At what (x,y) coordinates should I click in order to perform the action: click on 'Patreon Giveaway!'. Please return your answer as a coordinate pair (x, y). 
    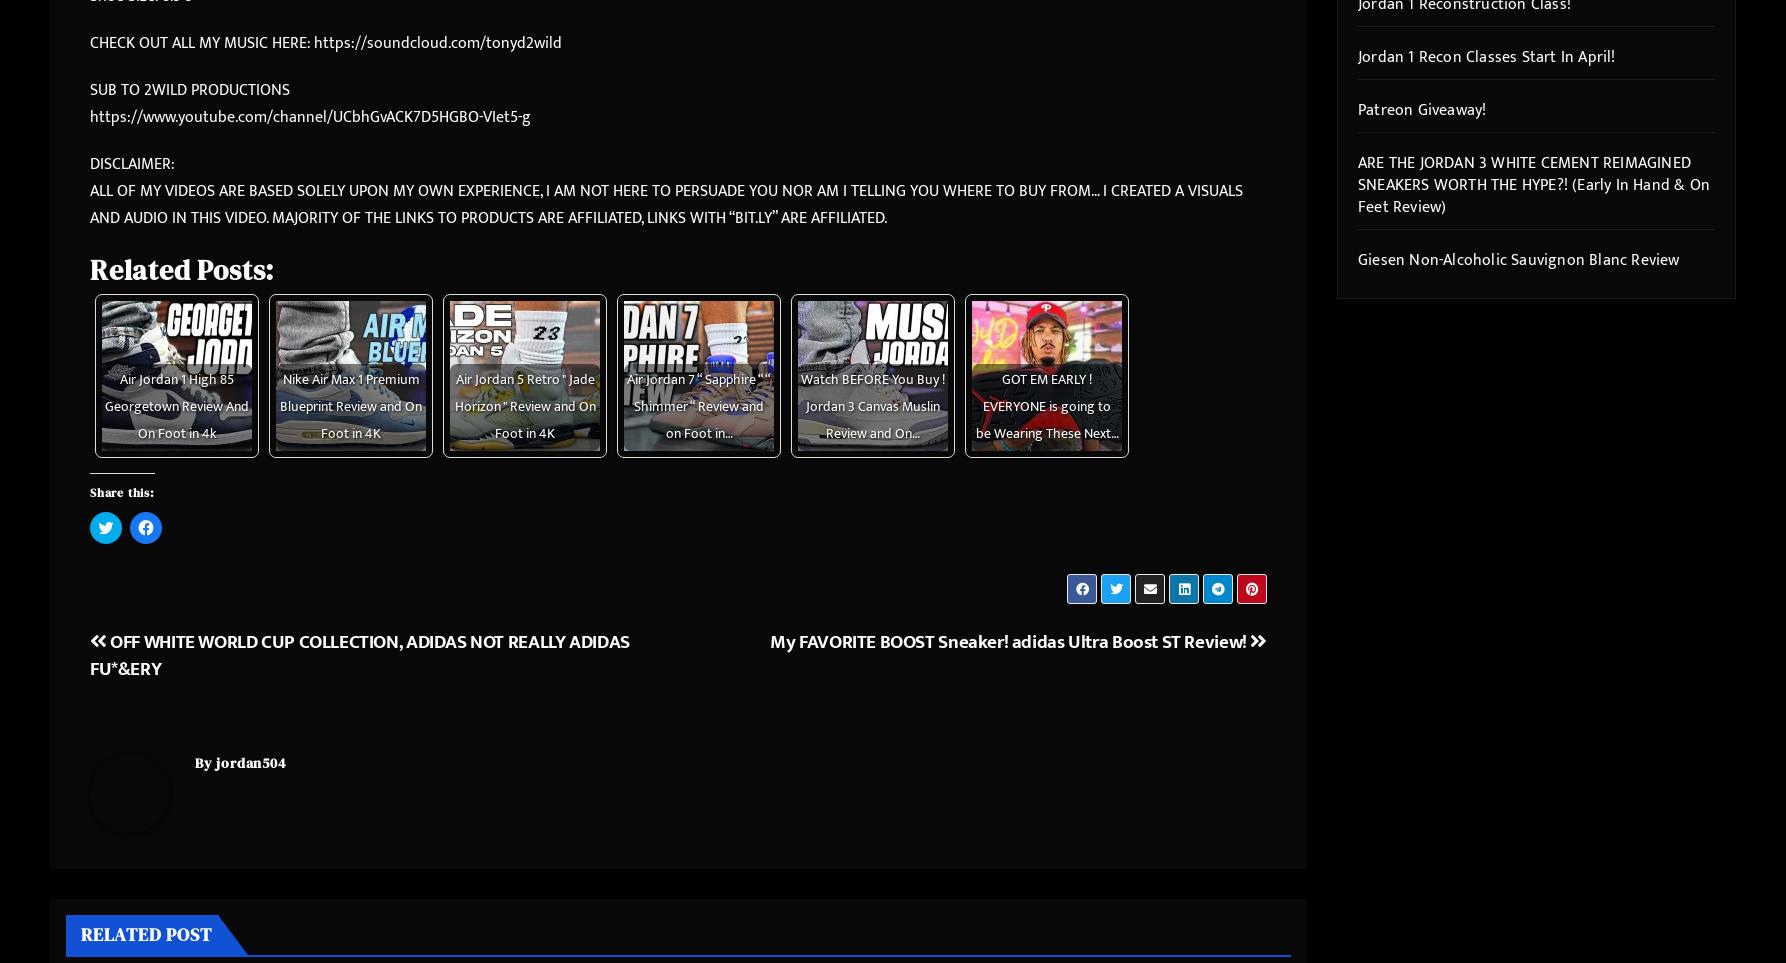
    Looking at the image, I should click on (1421, 108).